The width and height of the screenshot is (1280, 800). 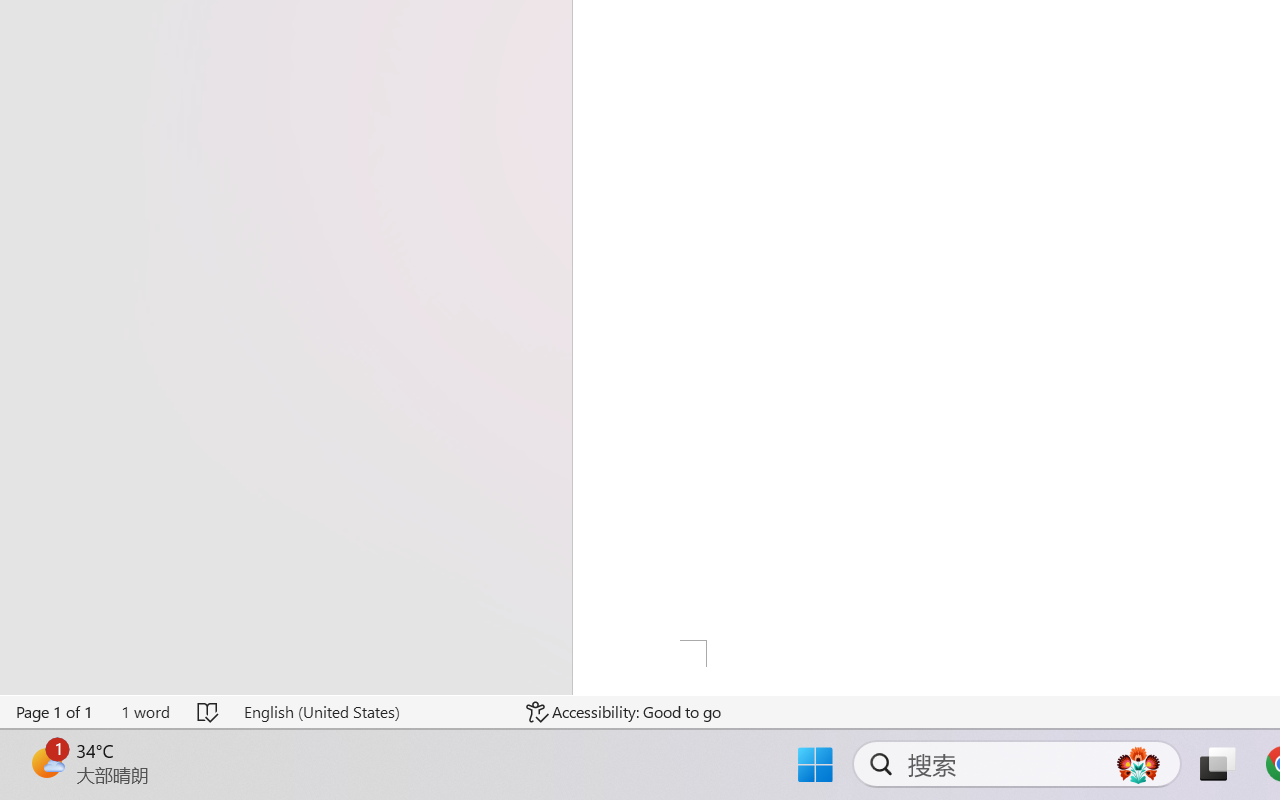 I want to click on 'AutomationID: DynamicSearchBoxGleamImage', so click(x=1138, y=764).